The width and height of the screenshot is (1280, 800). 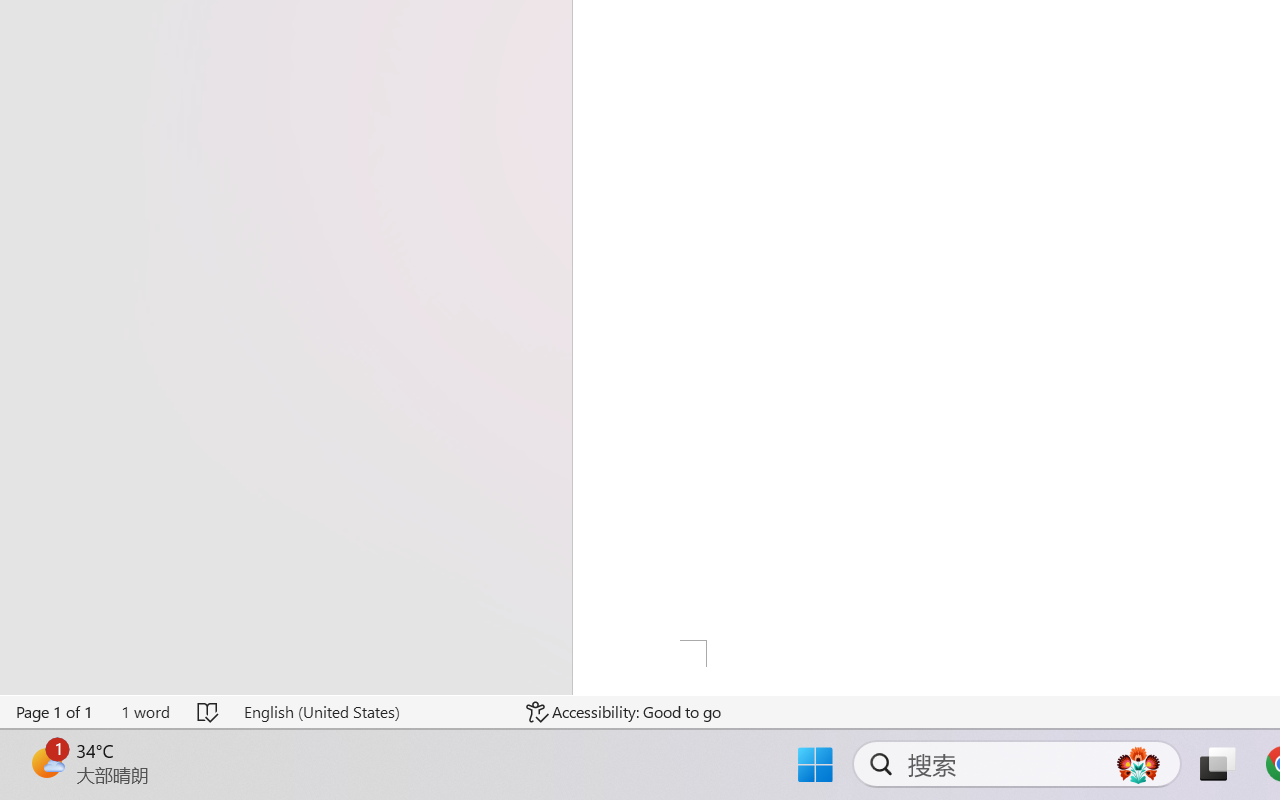 I want to click on 'AutomationID: DynamicSearchBoxGleamImage', so click(x=1138, y=764).